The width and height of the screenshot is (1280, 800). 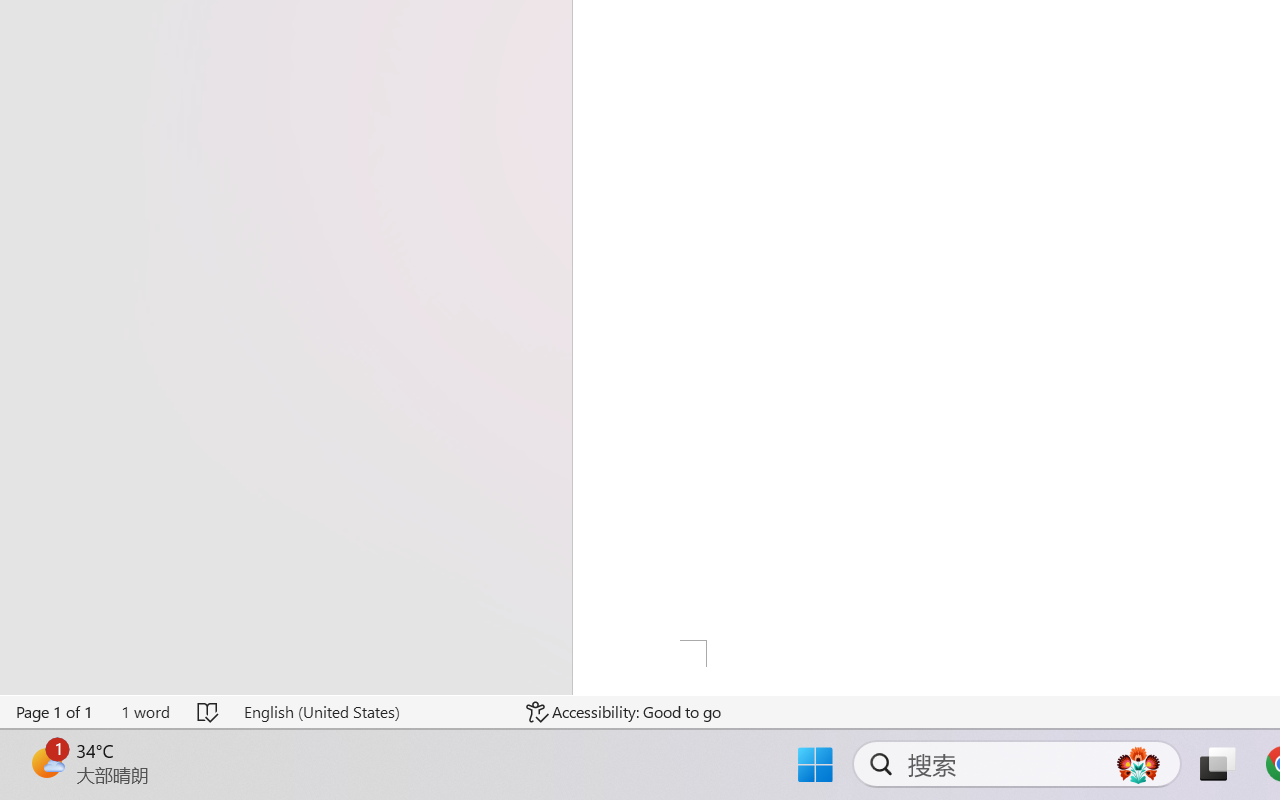 I want to click on 'AutomationID: DynamicSearchBoxGleamImage', so click(x=1138, y=764).